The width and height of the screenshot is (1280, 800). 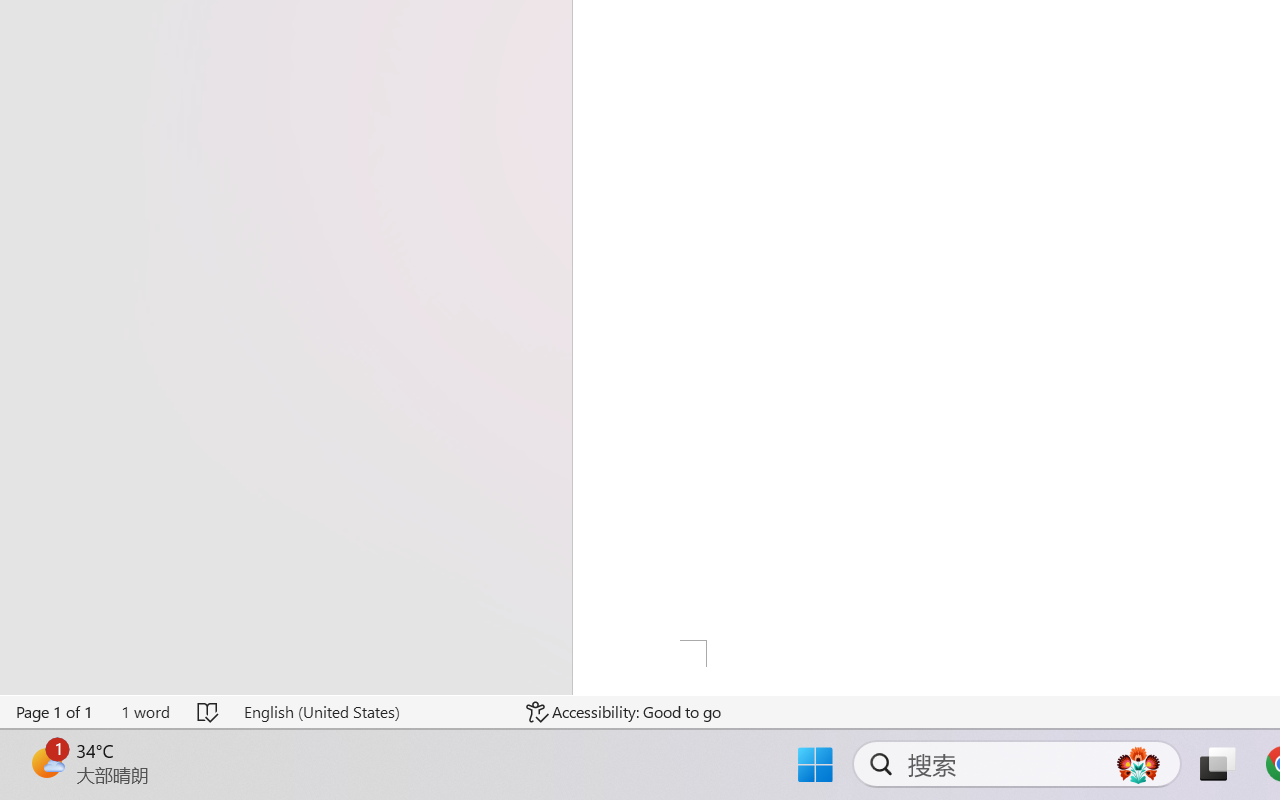 I want to click on 'AutomationID: DynamicSearchBoxGleamImage', so click(x=1138, y=764).